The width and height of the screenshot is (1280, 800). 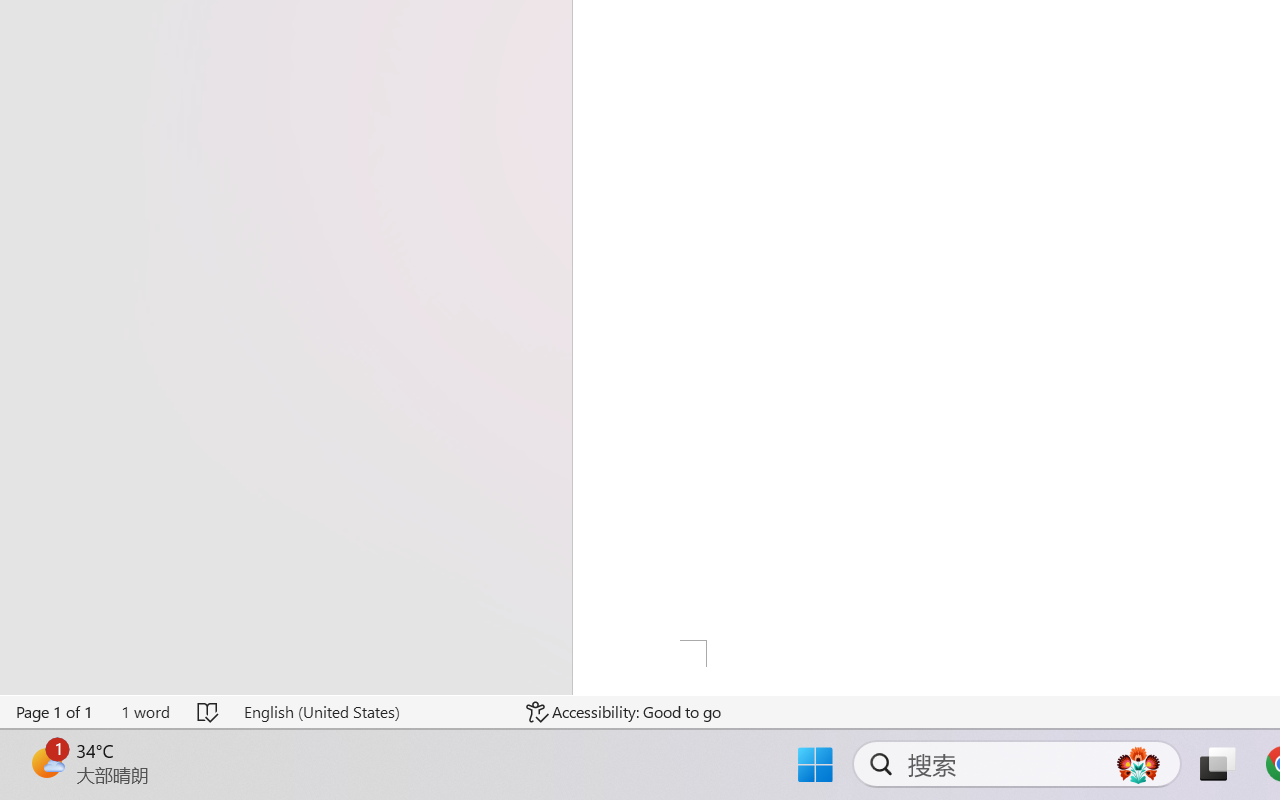 I want to click on 'AutomationID: DynamicSearchBoxGleamImage', so click(x=1138, y=764).